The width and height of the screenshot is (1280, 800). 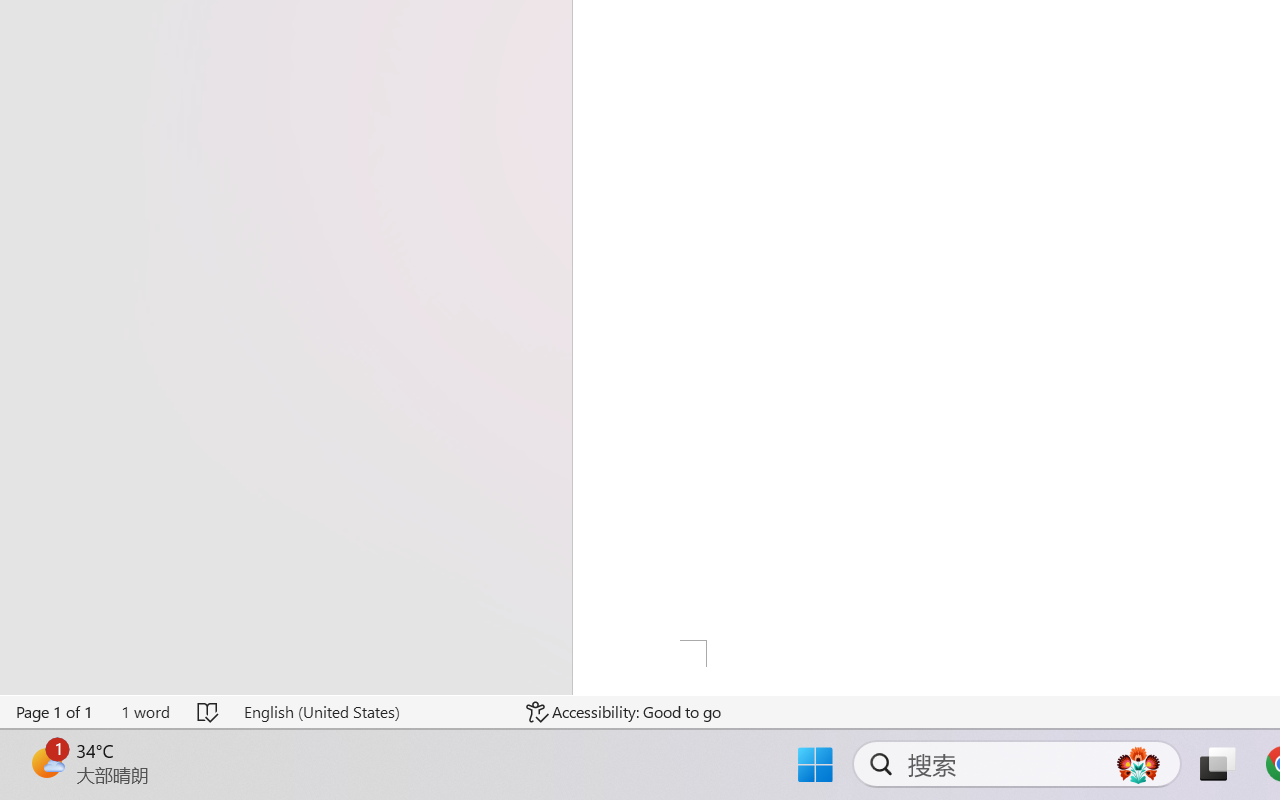 I want to click on 'AutomationID: DynamicSearchBoxGleamImage', so click(x=1138, y=764).